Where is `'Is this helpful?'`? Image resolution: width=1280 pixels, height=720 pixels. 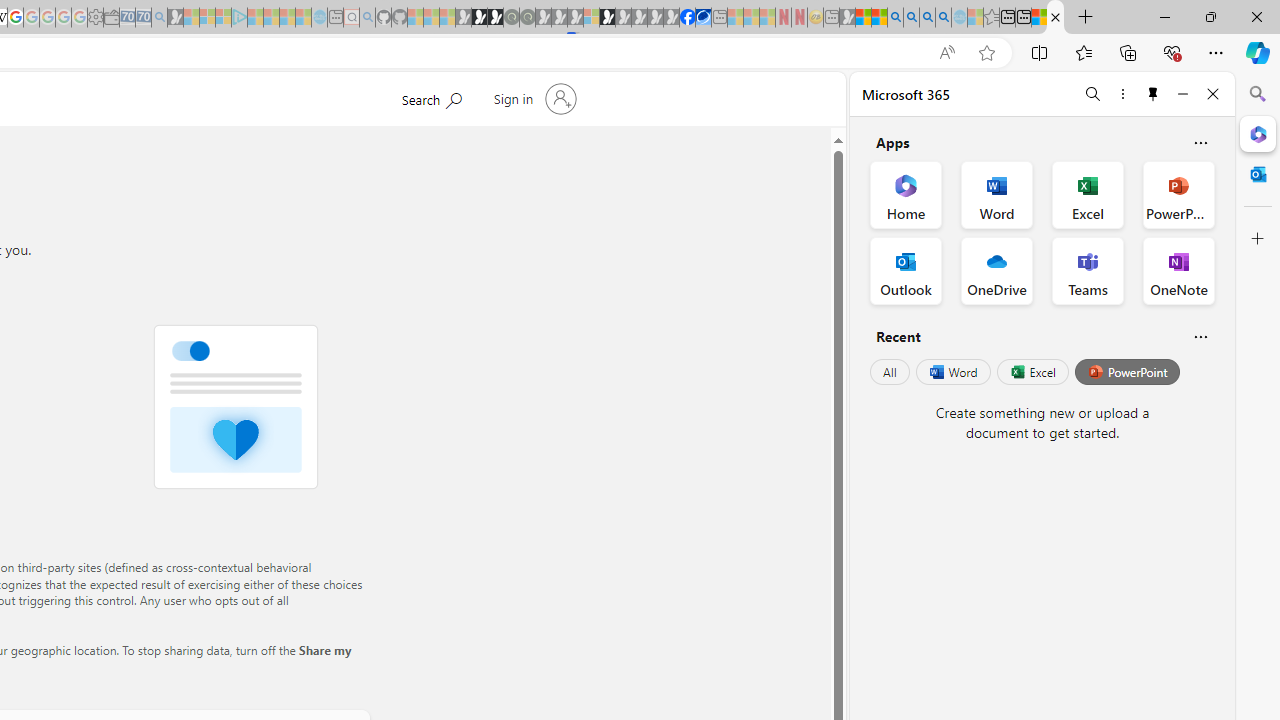 'Is this helpful?' is located at coordinates (1200, 335).